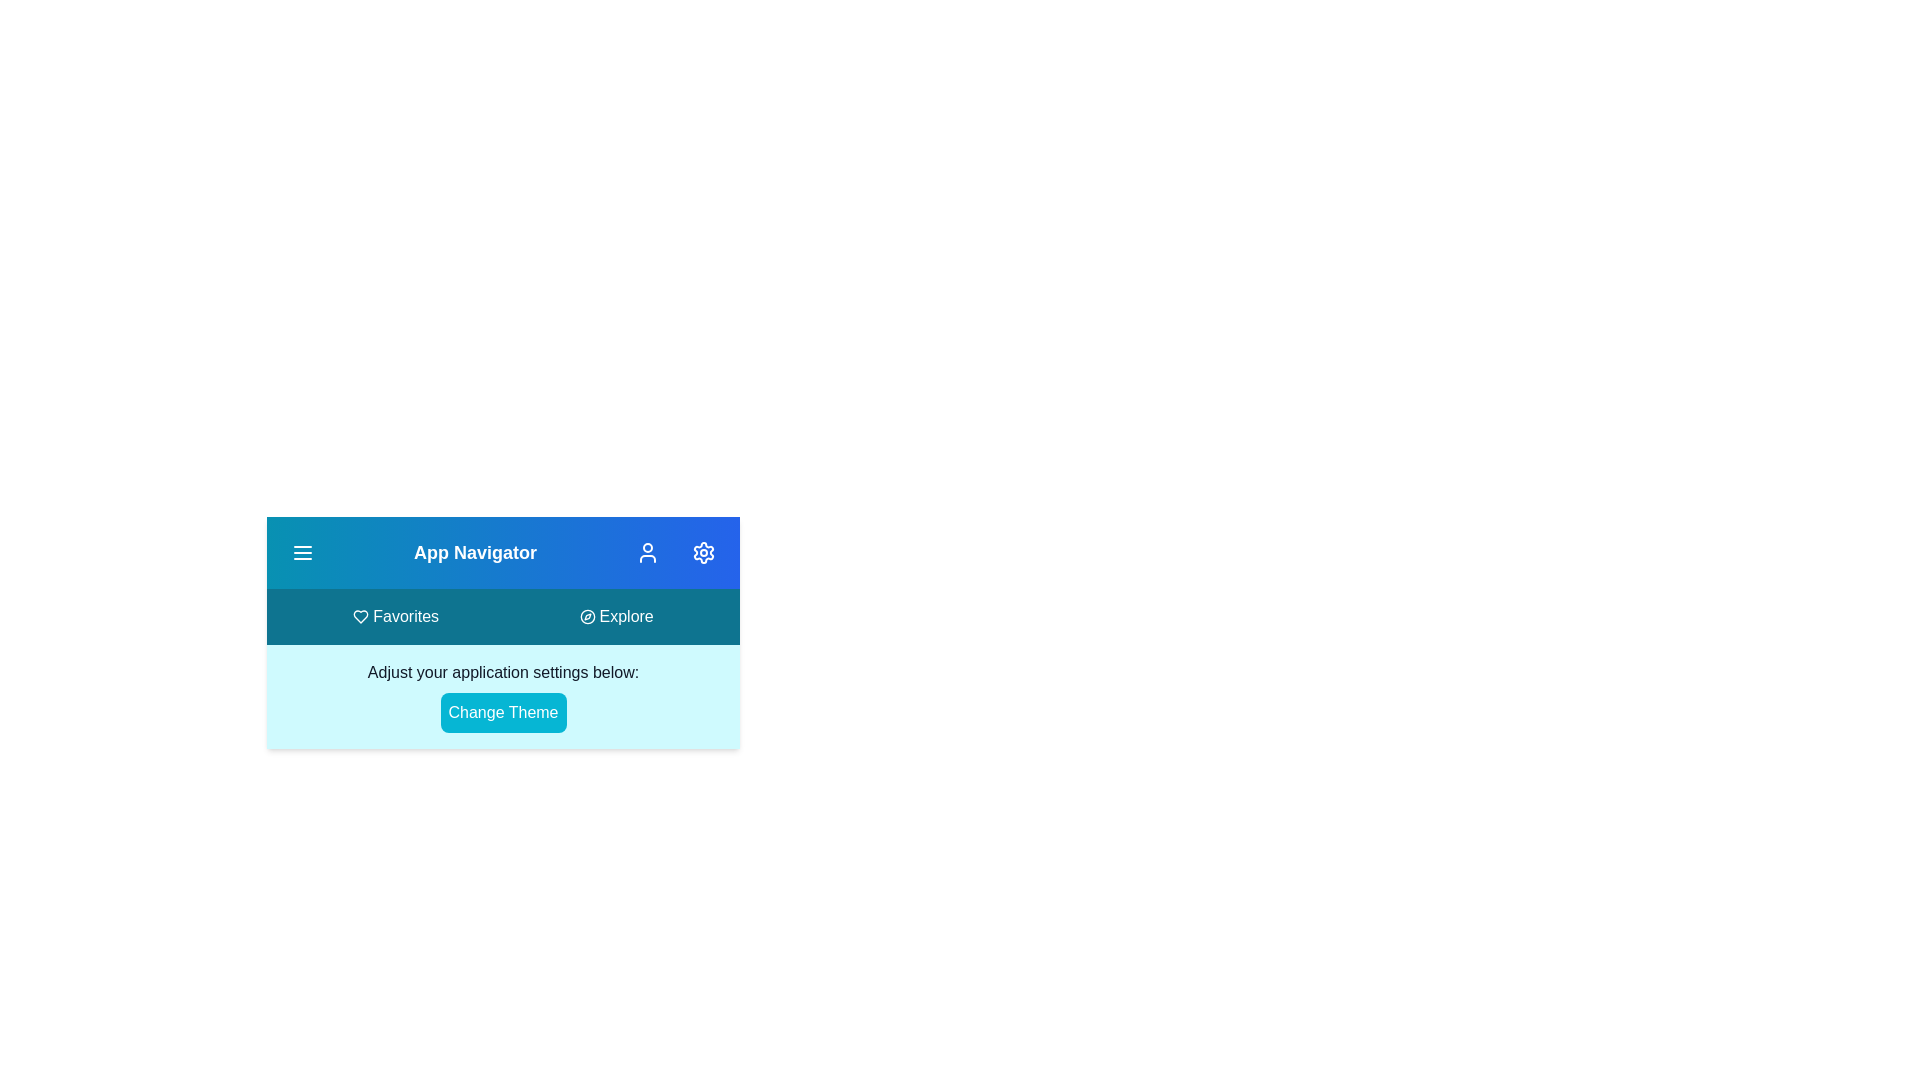 Image resolution: width=1920 pixels, height=1080 pixels. I want to click on the 'Explore' icon, which is part of the navigational button for exploration functionality, located, so click(586, 616).